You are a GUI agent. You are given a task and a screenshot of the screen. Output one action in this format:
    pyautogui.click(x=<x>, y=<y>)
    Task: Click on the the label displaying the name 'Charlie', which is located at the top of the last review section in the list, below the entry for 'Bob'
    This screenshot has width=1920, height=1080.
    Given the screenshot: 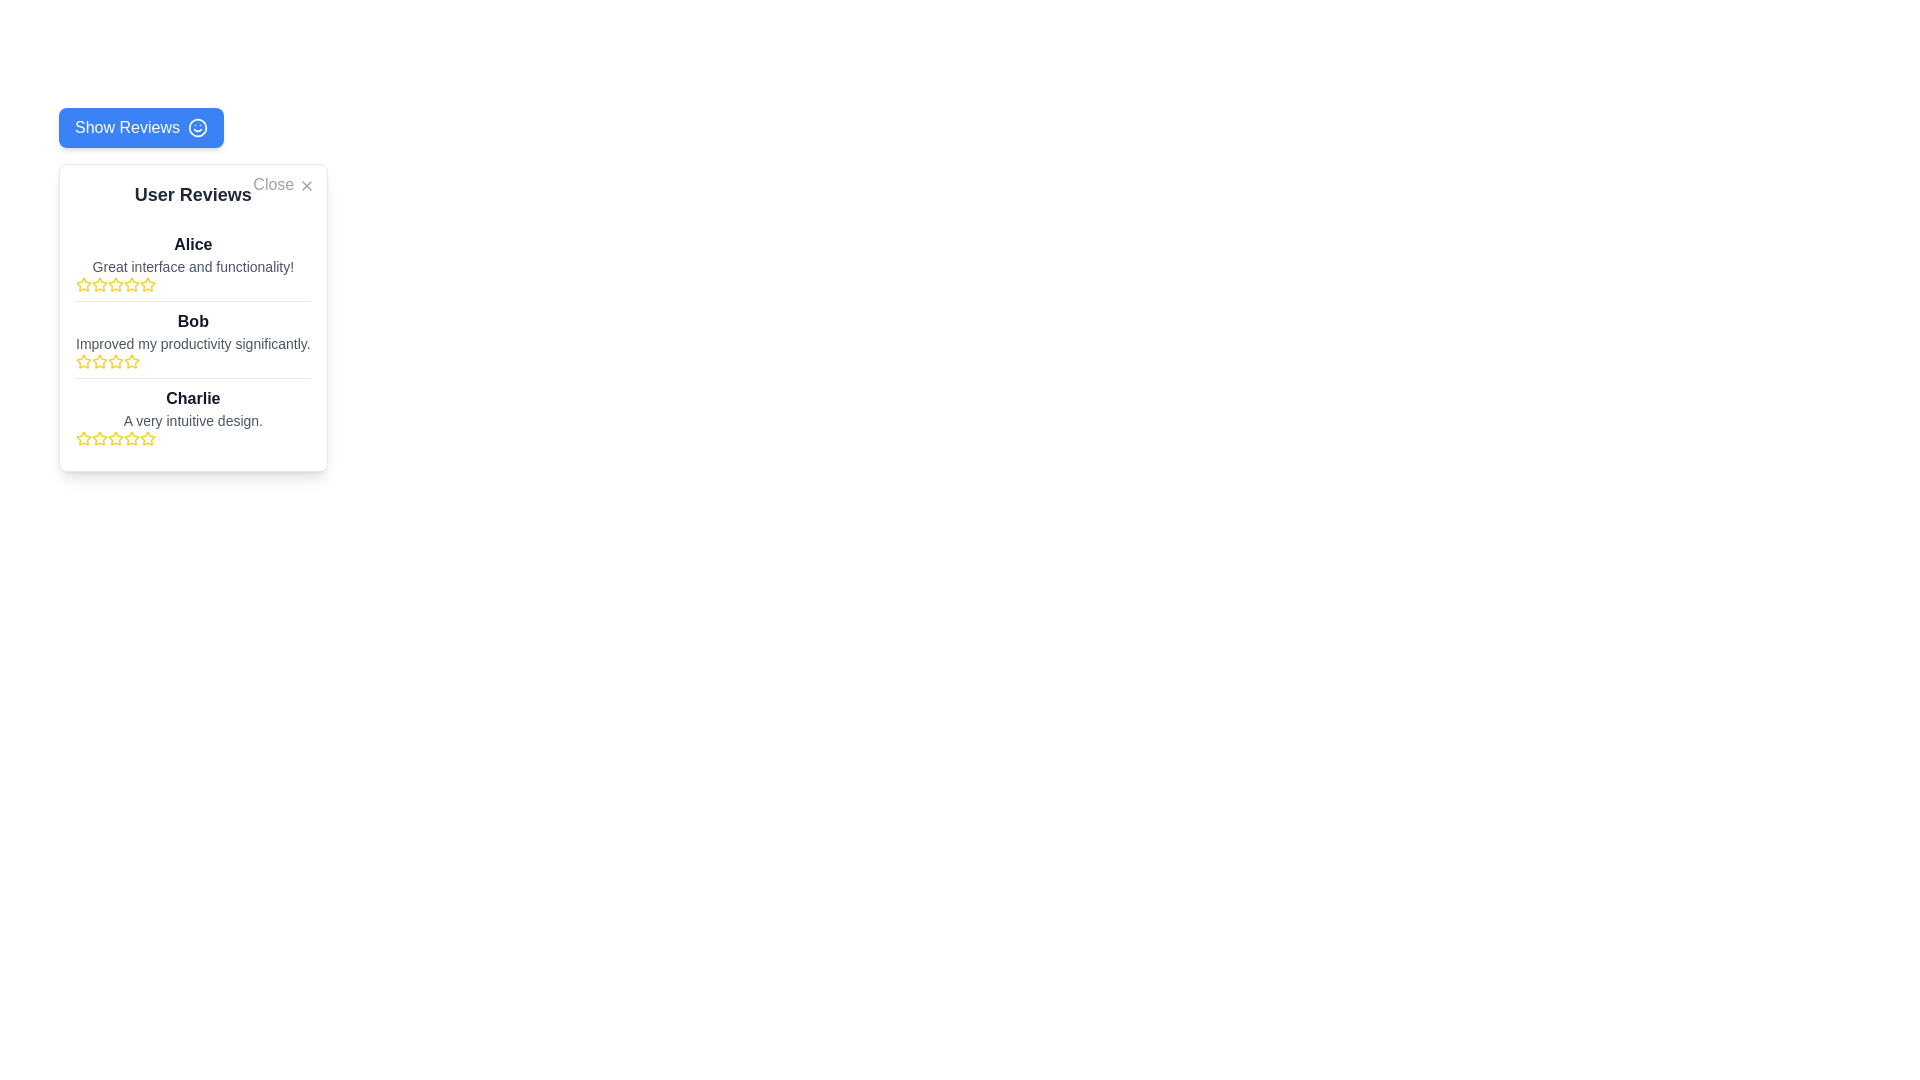 What is the action you would take?
    pyautogui.click(x=193, y=398)
    